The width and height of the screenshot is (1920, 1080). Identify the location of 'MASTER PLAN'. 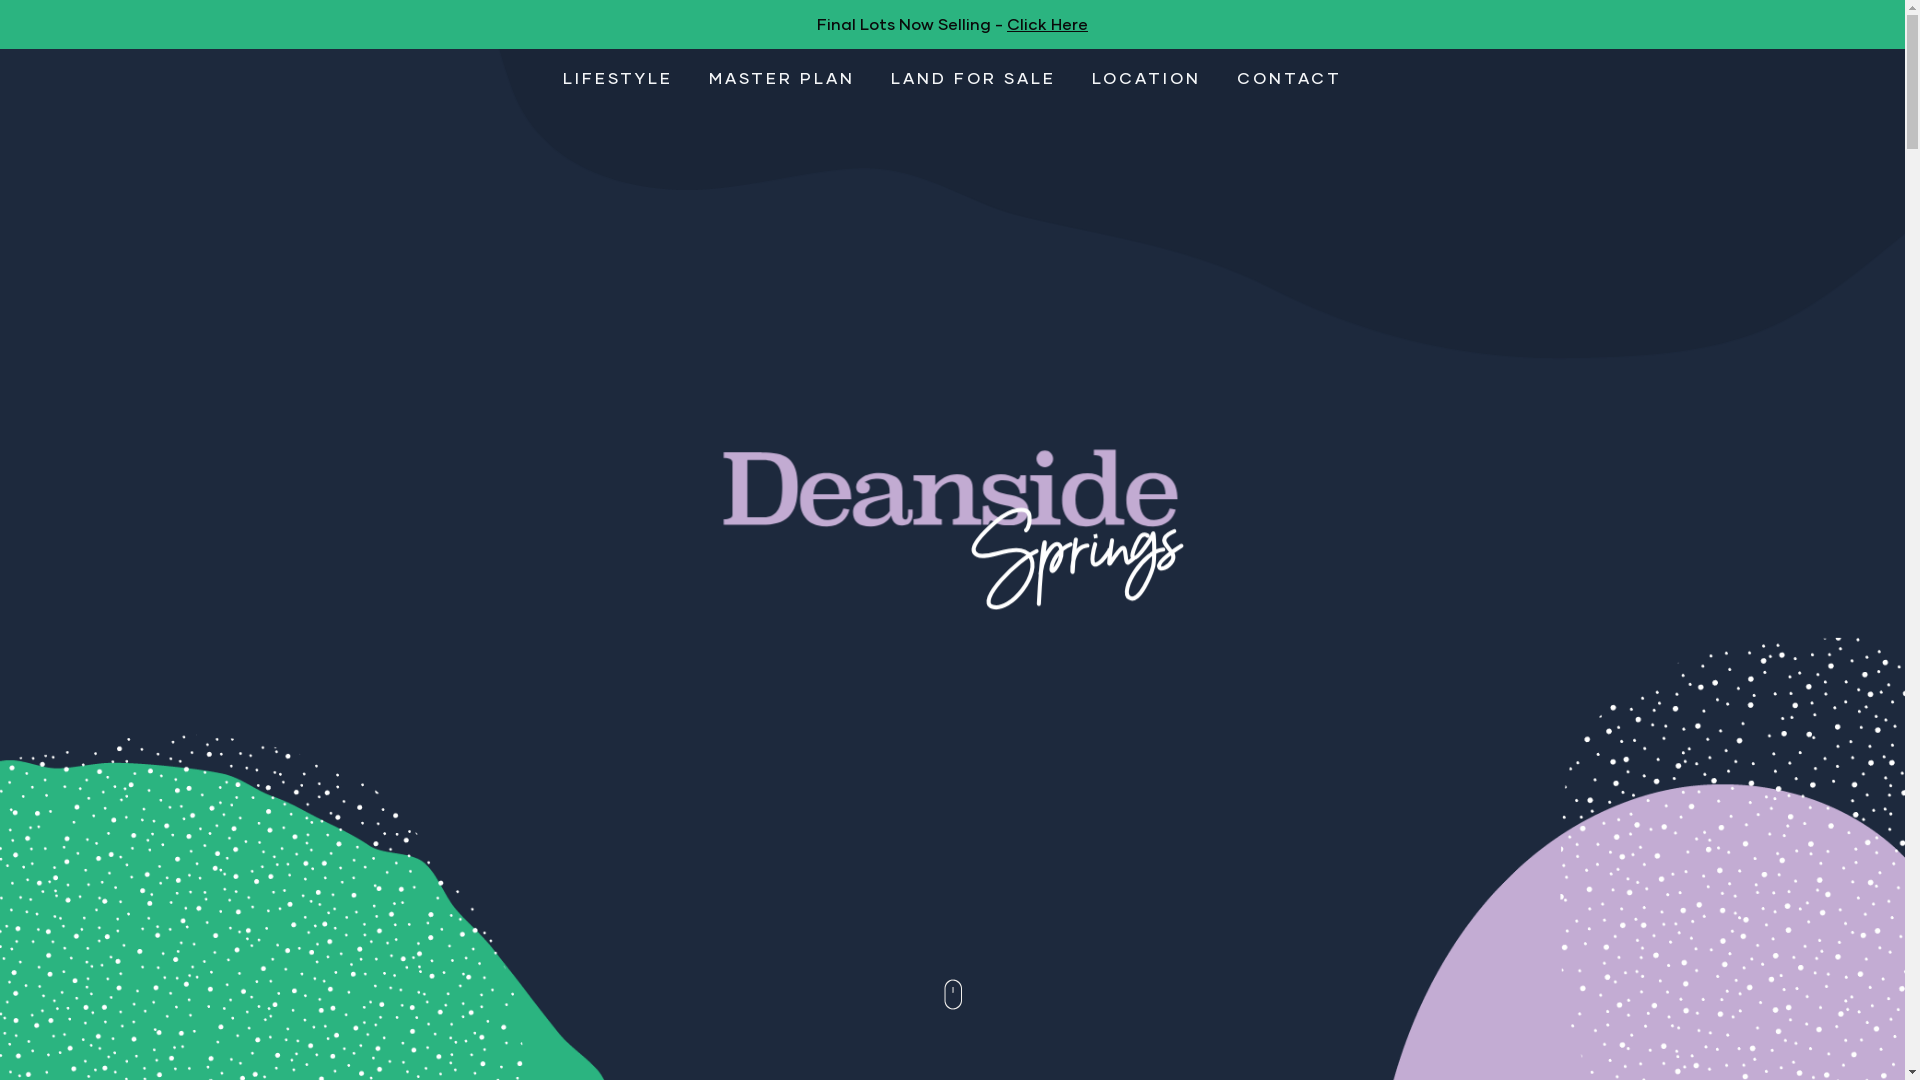
(781, 76).